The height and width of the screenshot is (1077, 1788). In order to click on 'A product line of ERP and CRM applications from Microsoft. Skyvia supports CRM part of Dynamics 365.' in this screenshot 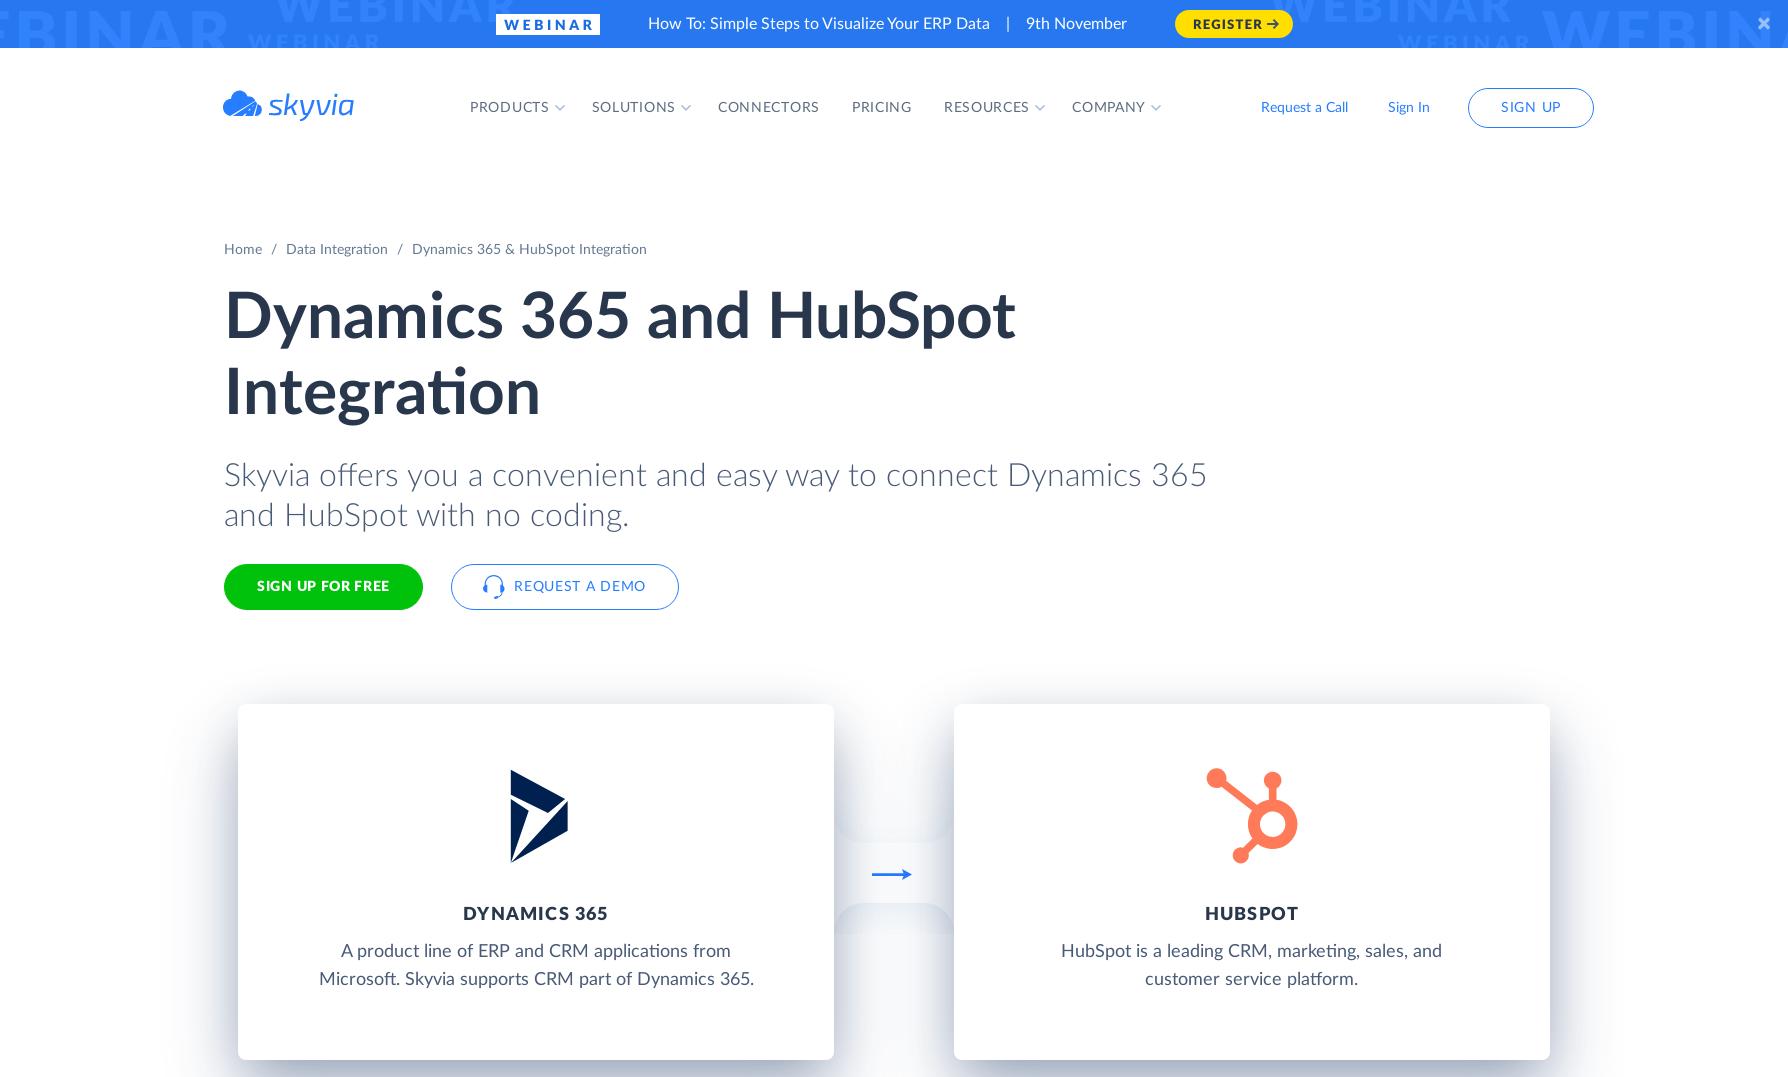, I will do `click(317, 965)`.